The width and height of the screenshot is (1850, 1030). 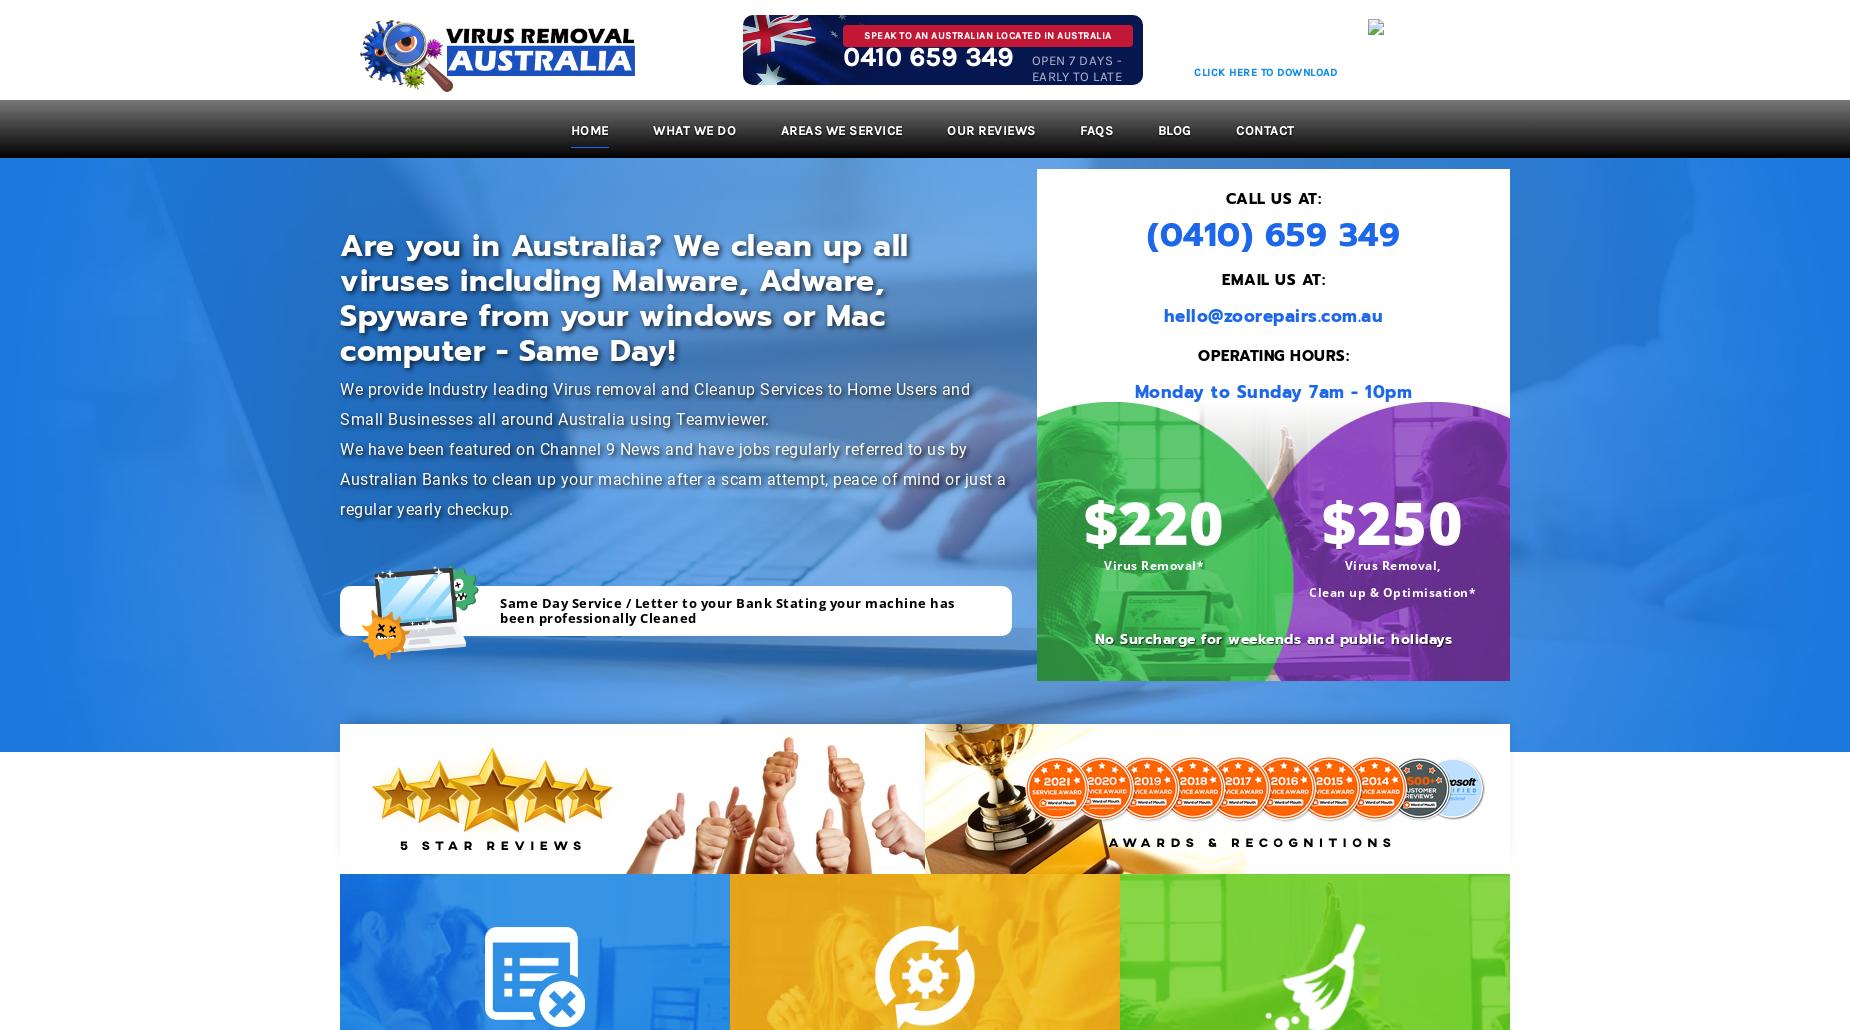 I want to click on 'We have been featured on Channel 9 News and have jobs regularly referred to us by Australian Banks to clean up your machine after a scam attempt, peace of mind or just a regular yearly checkup.', so click(x=673, y=478).